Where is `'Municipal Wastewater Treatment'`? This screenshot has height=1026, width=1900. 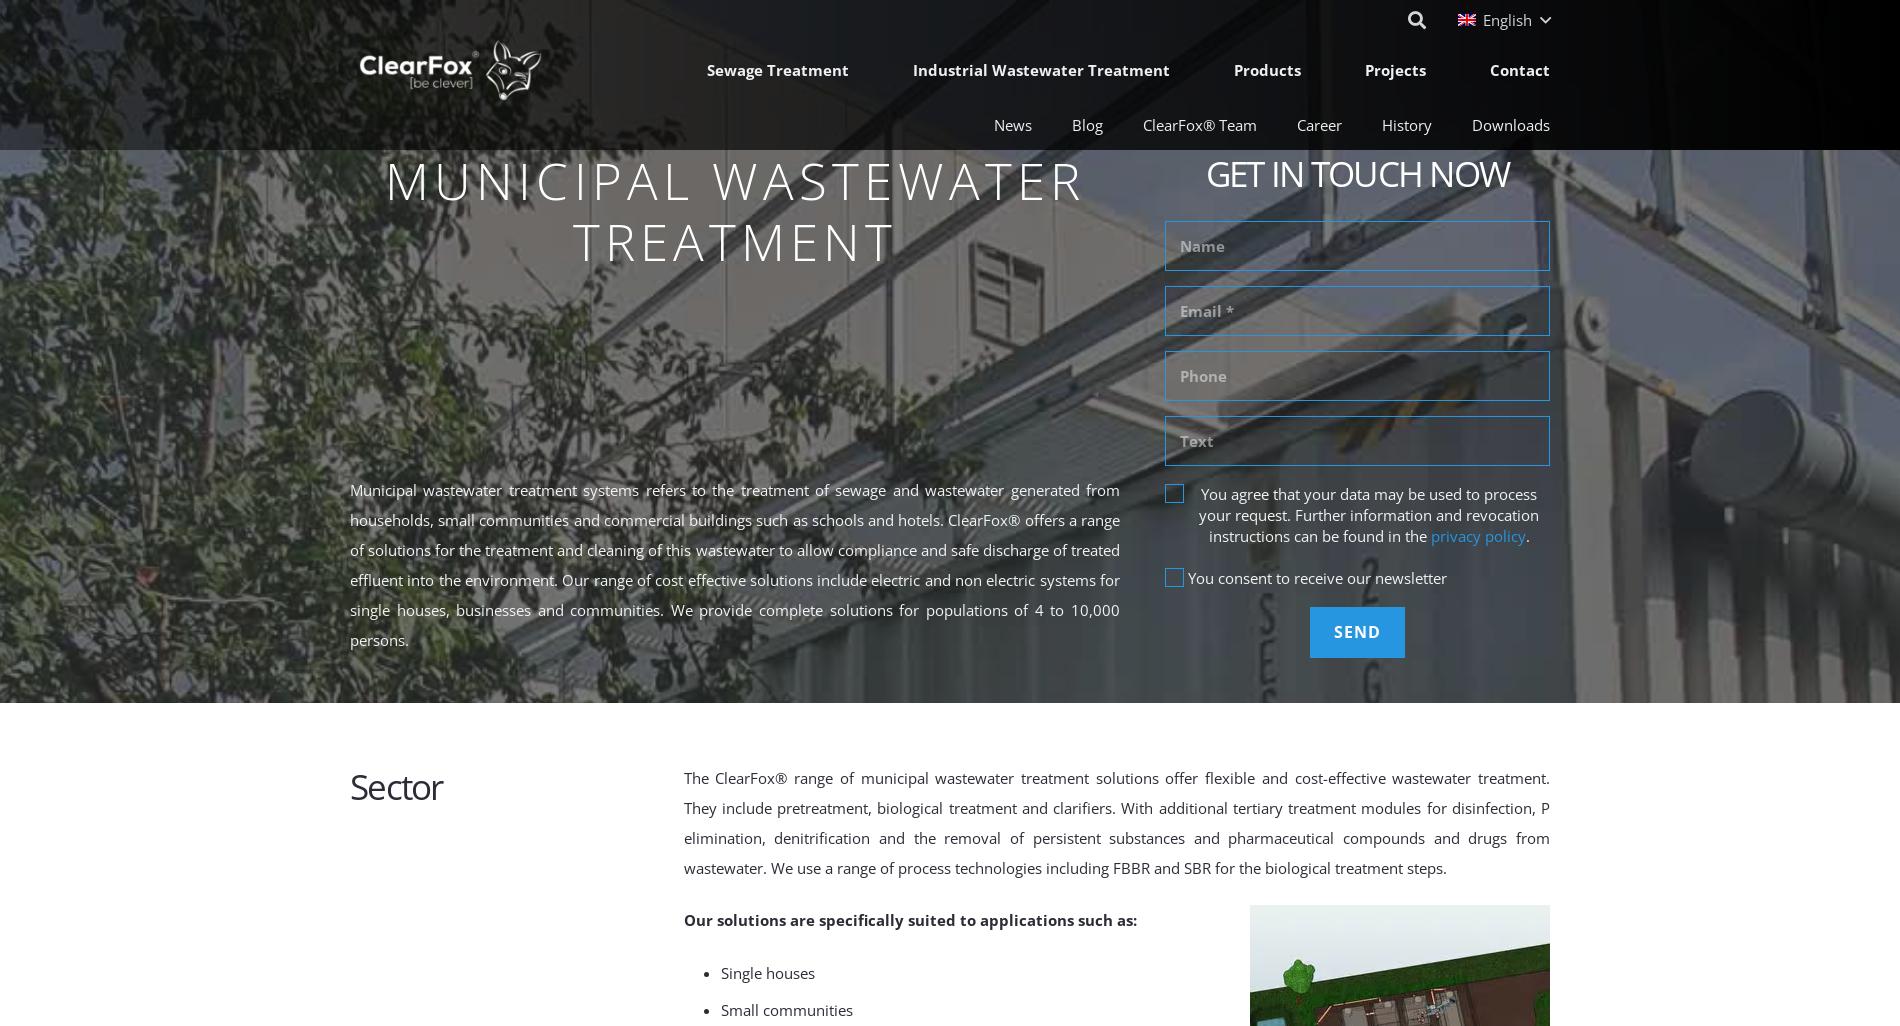
'Municipal Wastewater Treatment' is located at coordinates (383, 210).